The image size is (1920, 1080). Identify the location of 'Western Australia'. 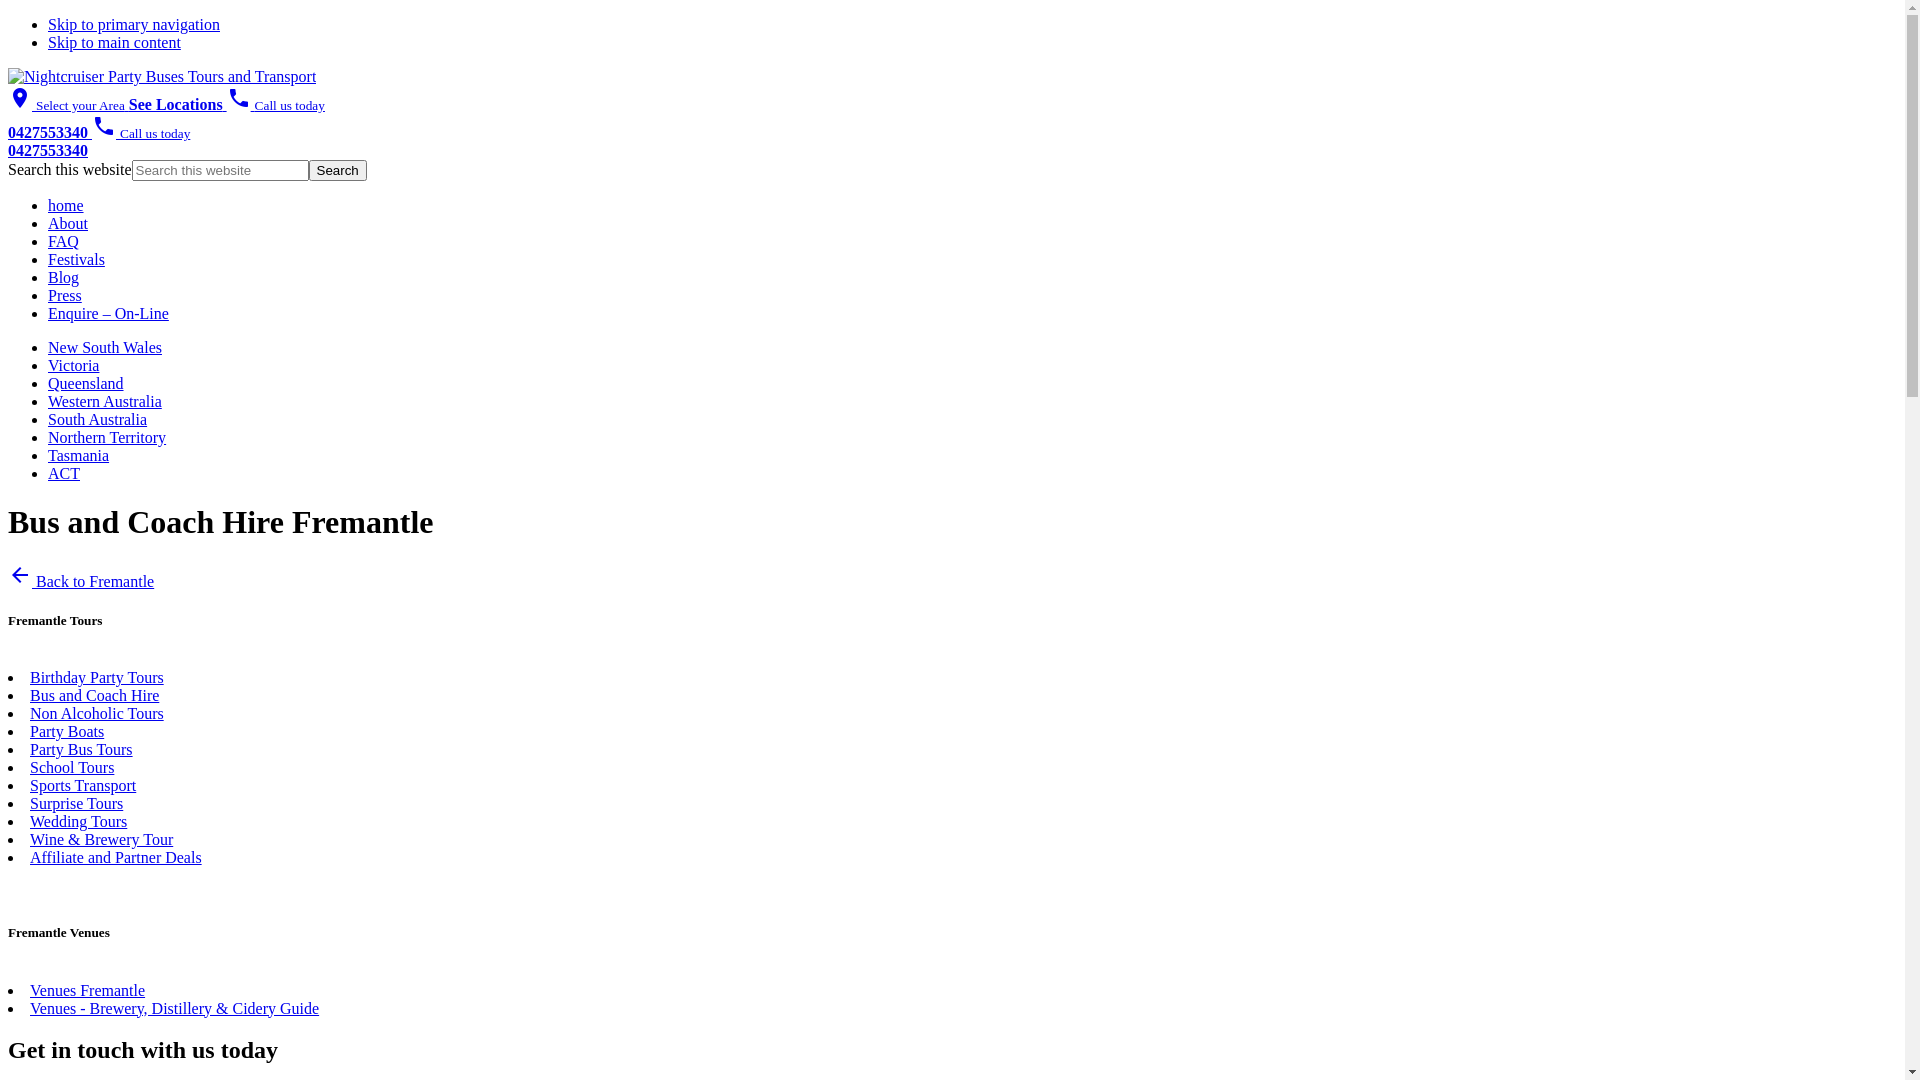
(104, 401).